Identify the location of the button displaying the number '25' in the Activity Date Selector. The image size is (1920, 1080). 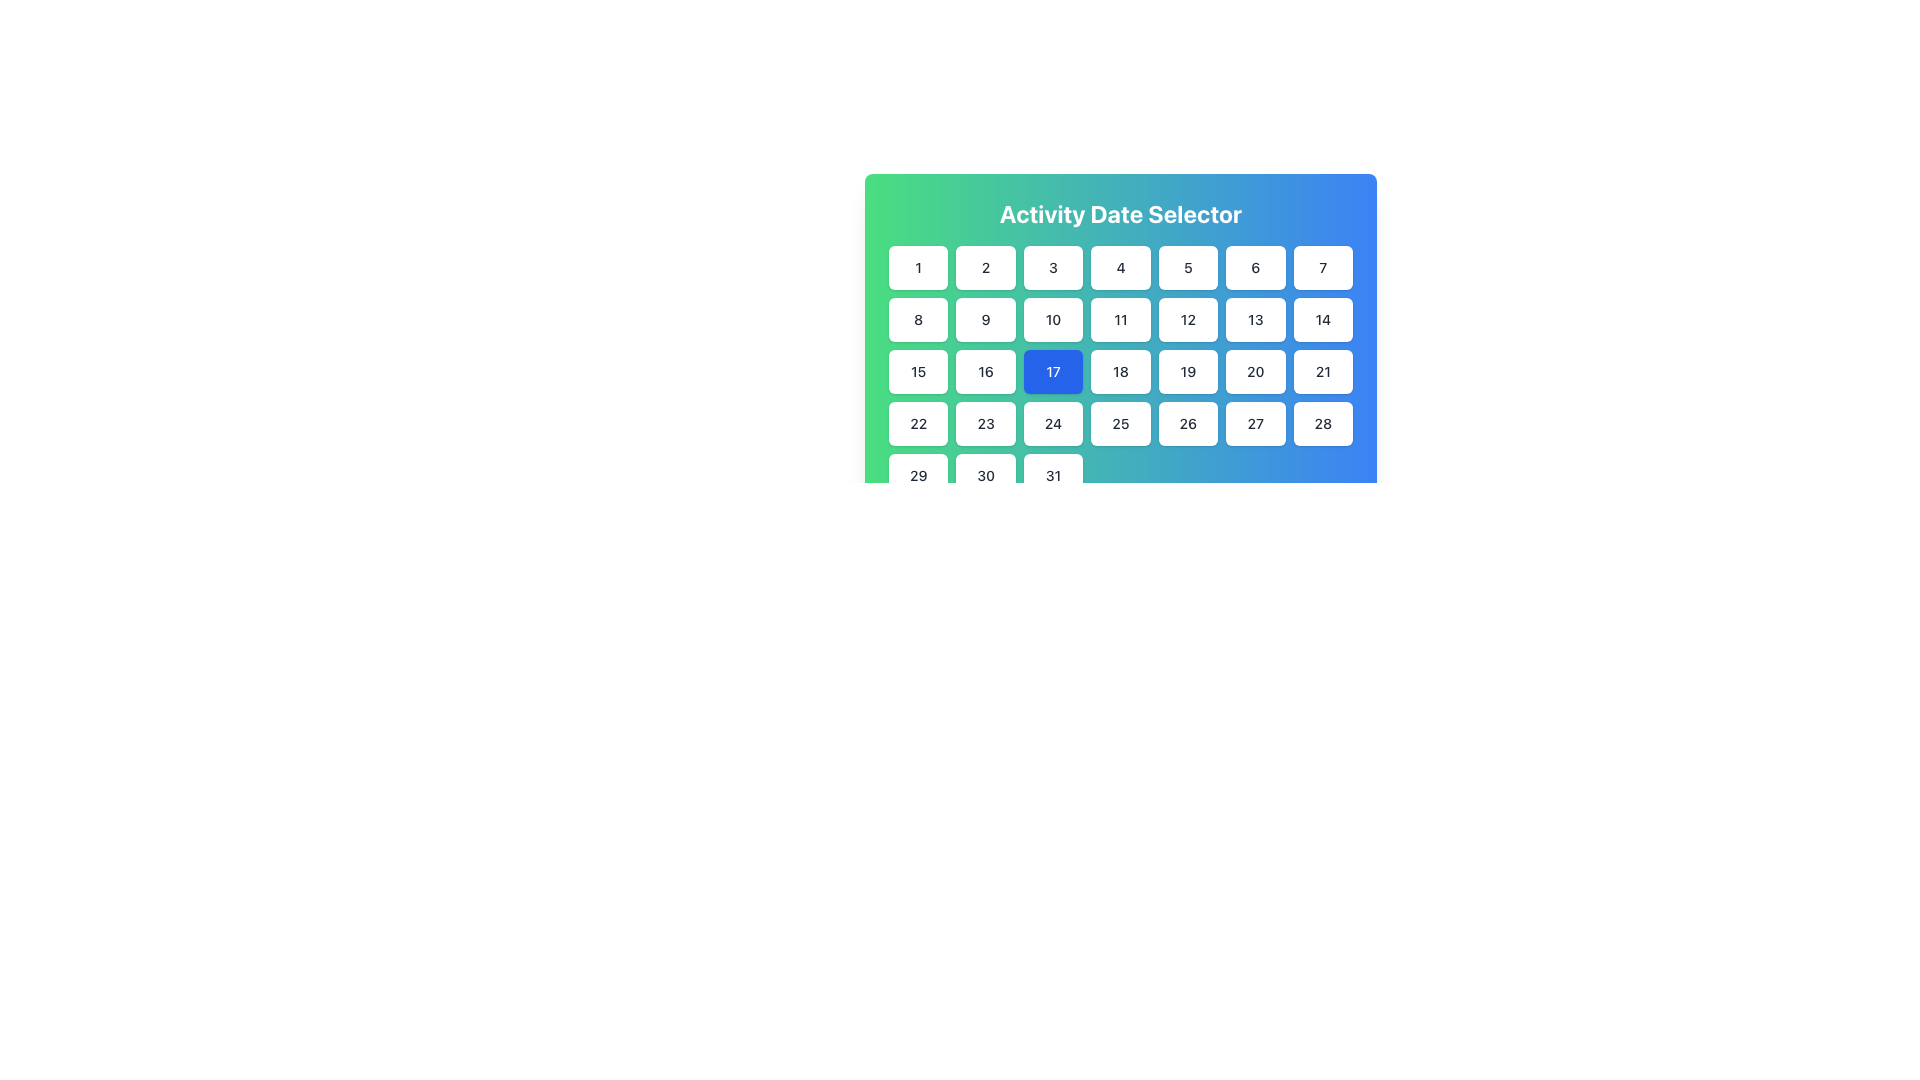
(1120, 423).